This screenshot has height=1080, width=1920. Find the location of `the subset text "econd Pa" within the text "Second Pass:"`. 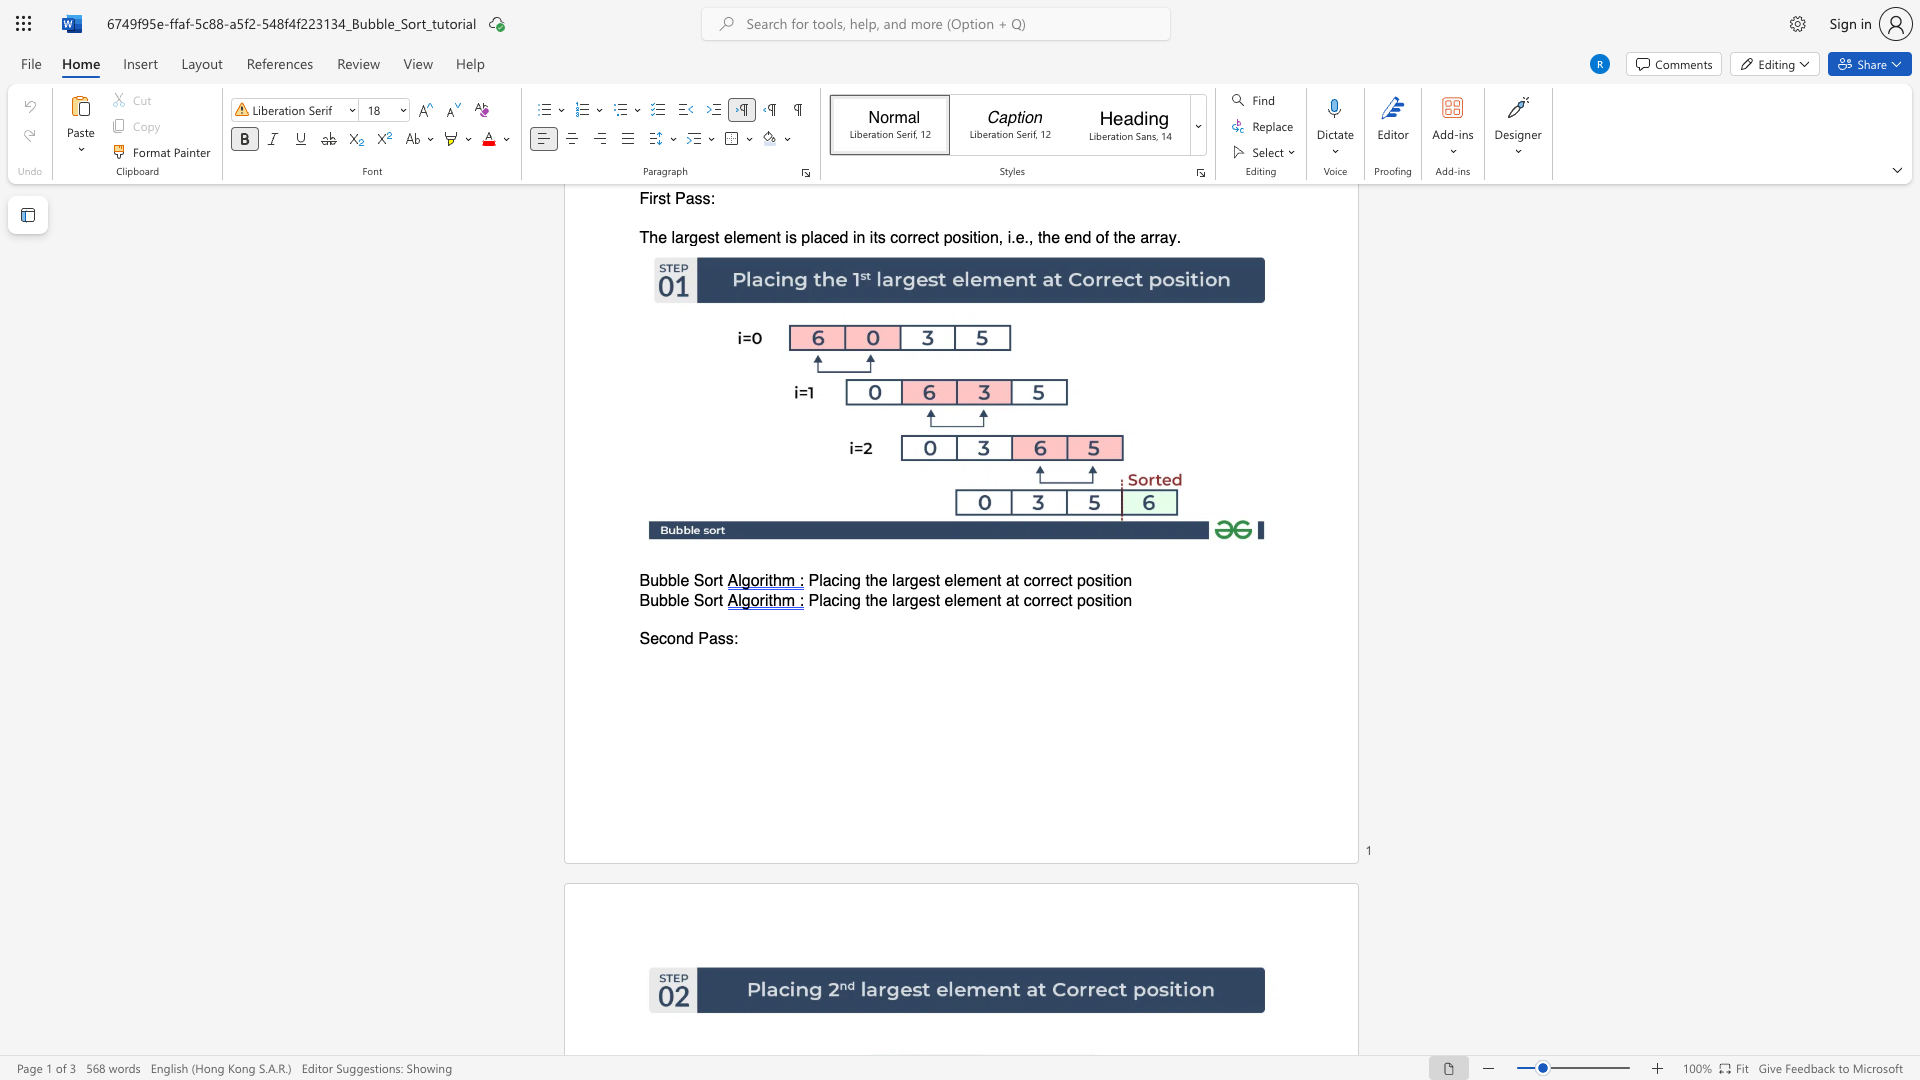

the subset text "econd Pa" within the text "Second Pass:" is located at coordinates (650, 639).